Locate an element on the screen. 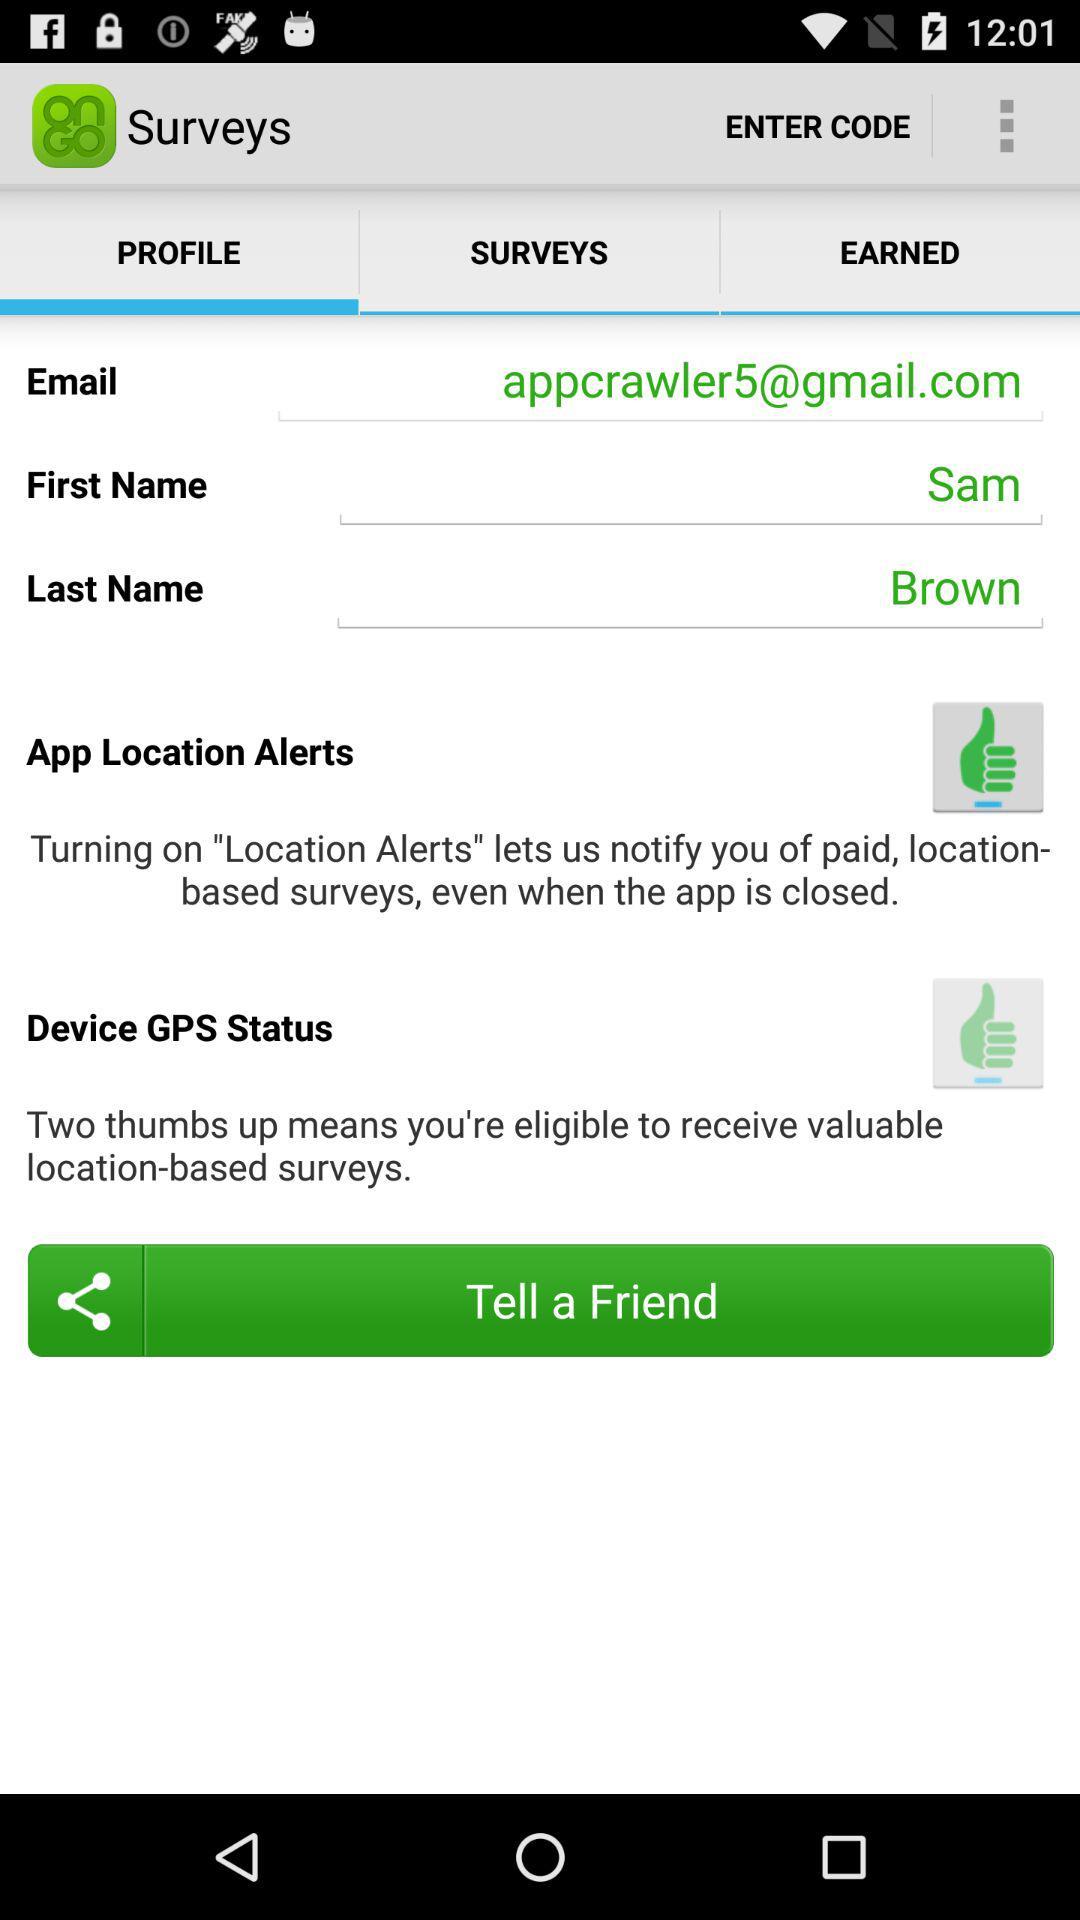 The image size is (1080, 1920). the icon to the right of the device gps status item is located at coordinates (987, 1033).